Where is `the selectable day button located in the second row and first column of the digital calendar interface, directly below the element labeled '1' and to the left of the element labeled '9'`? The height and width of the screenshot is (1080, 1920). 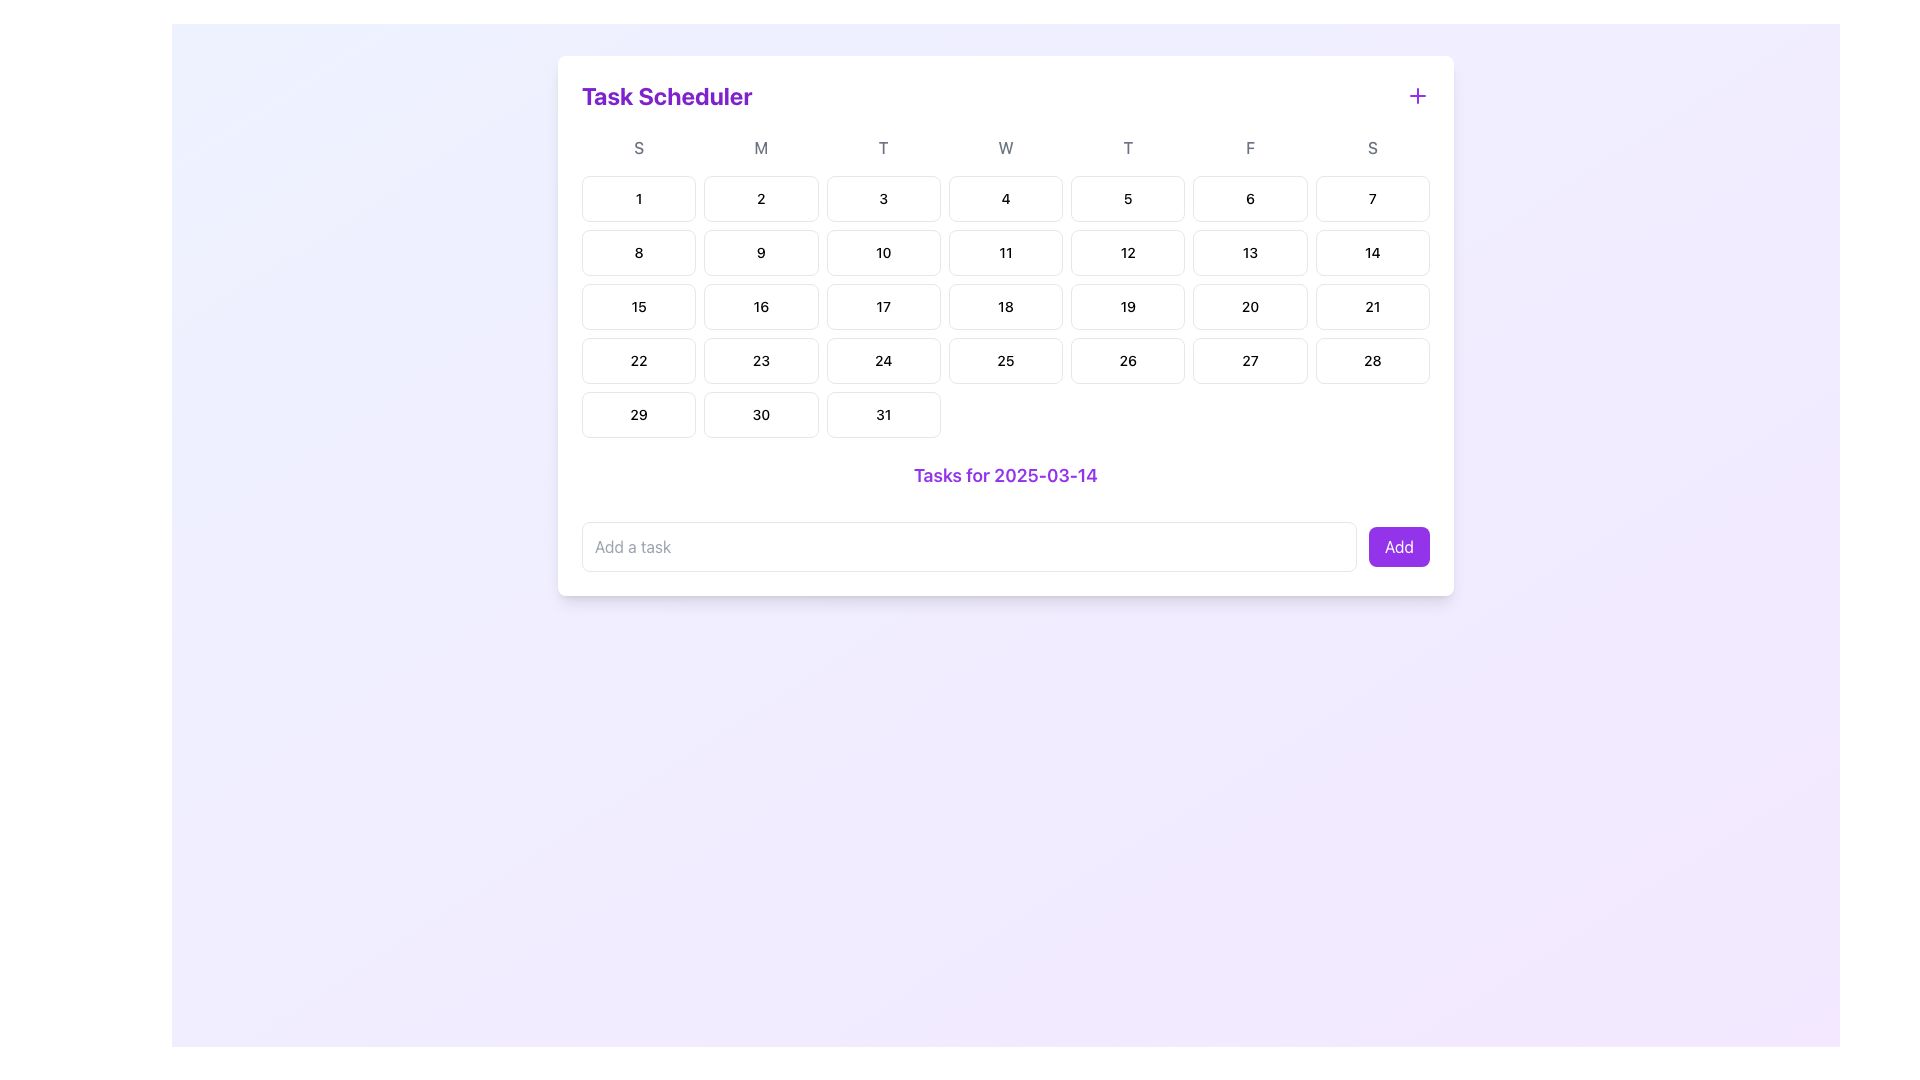
the selectable day button located in the second row and first column of the digital calendar interface, directly below the element labeled '1' and to the left of the element labeled '9' is located at coordinates (638, 252).